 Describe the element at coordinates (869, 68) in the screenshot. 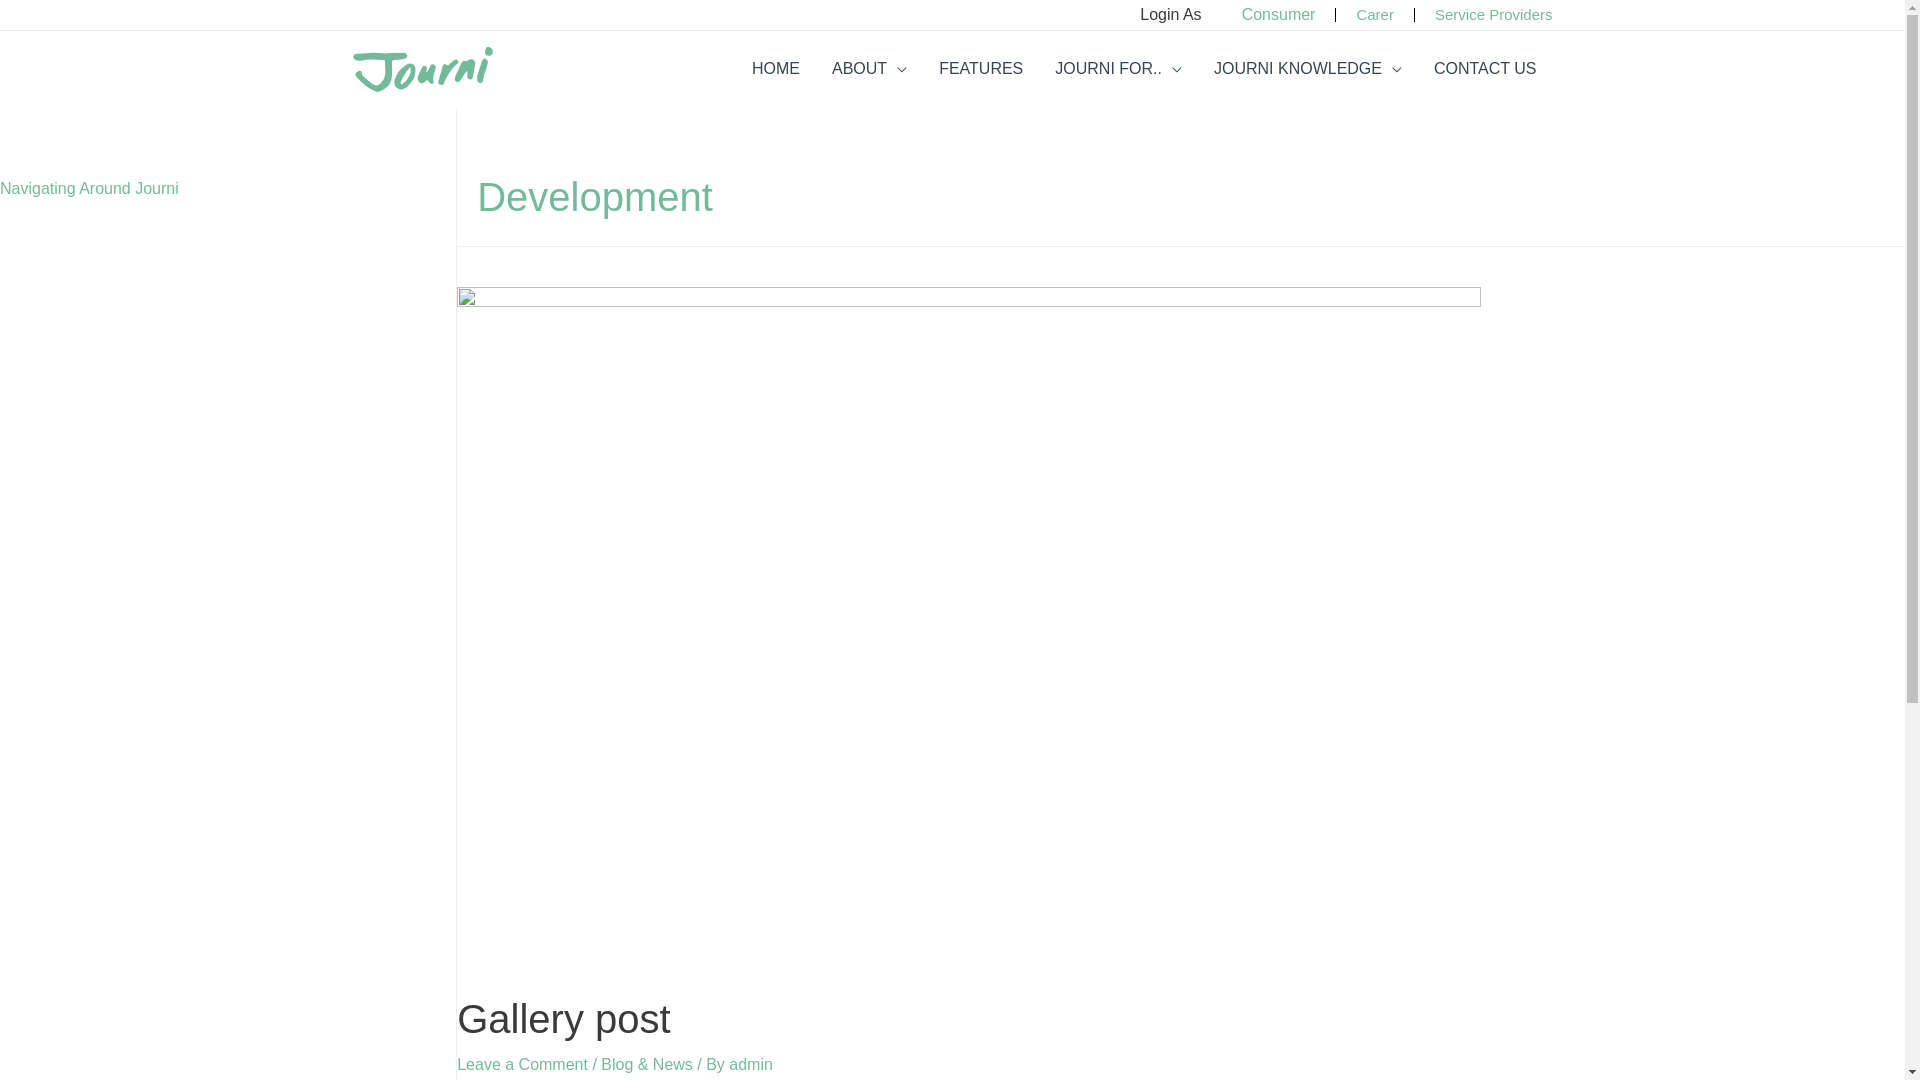

I see `'ABOUT'` at that location.